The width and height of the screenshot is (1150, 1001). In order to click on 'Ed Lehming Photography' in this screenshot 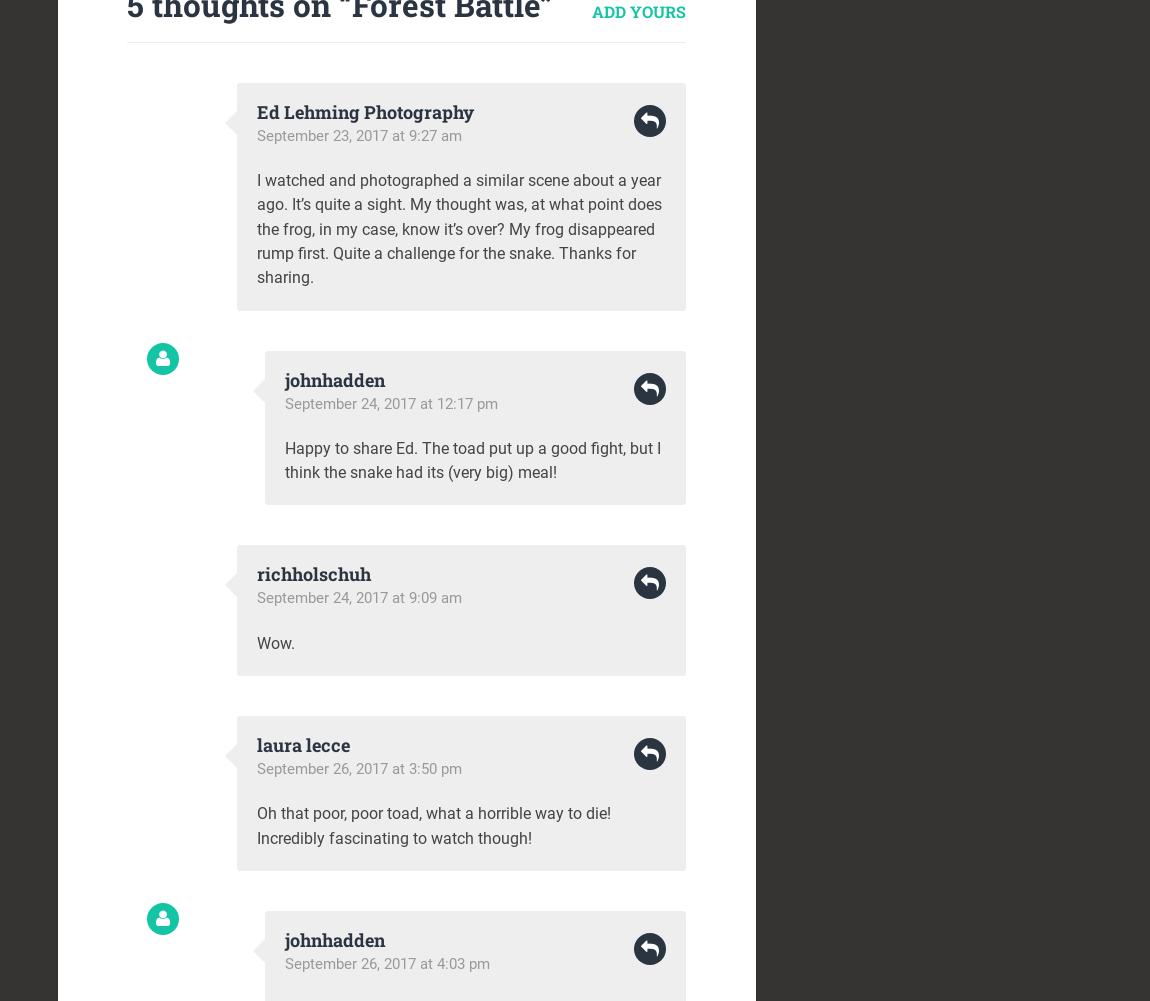, I will do `click(256, 110)`.